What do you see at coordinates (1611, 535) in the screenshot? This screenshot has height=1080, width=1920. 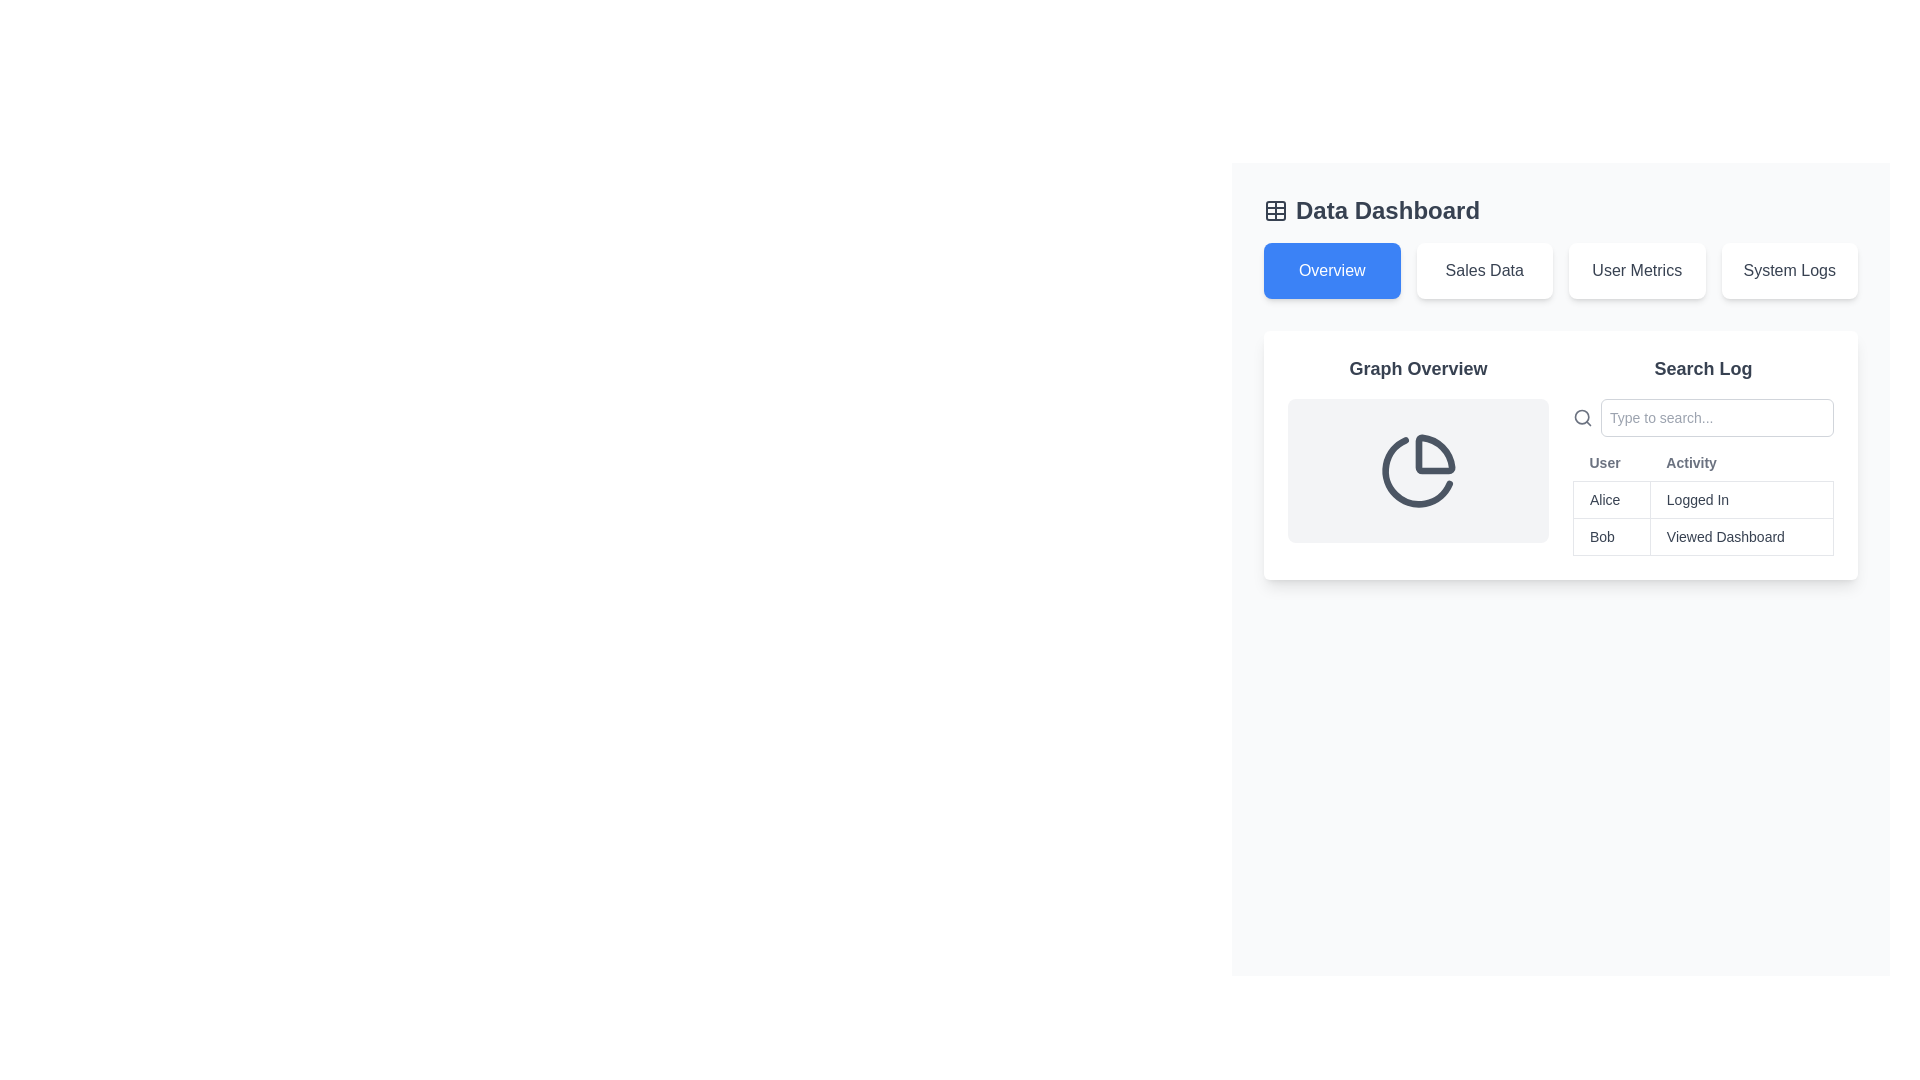 I see `the static text element displaying 'Bob' in the 'User' column of the 'Search Log' section` at bounding box center [1611, 535].